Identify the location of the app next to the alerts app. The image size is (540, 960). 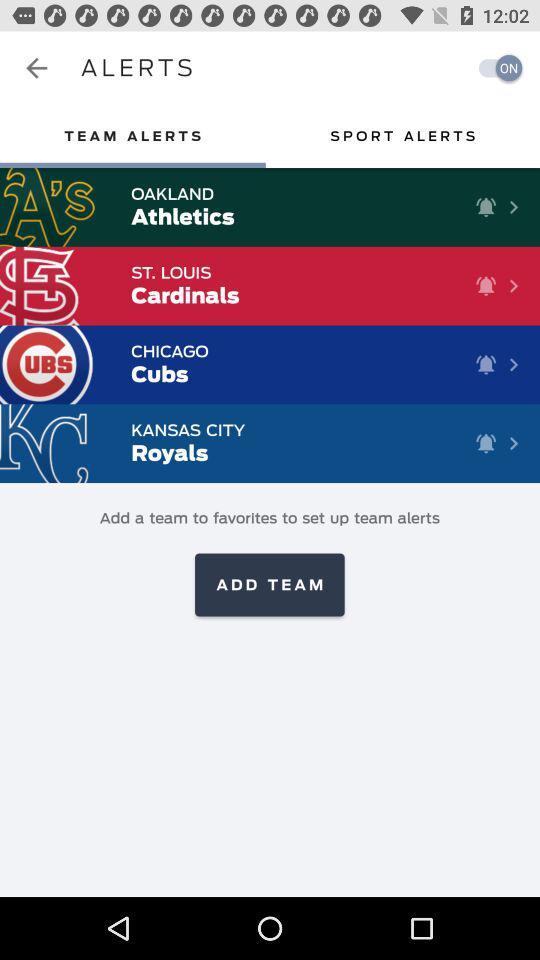
(494, 68).